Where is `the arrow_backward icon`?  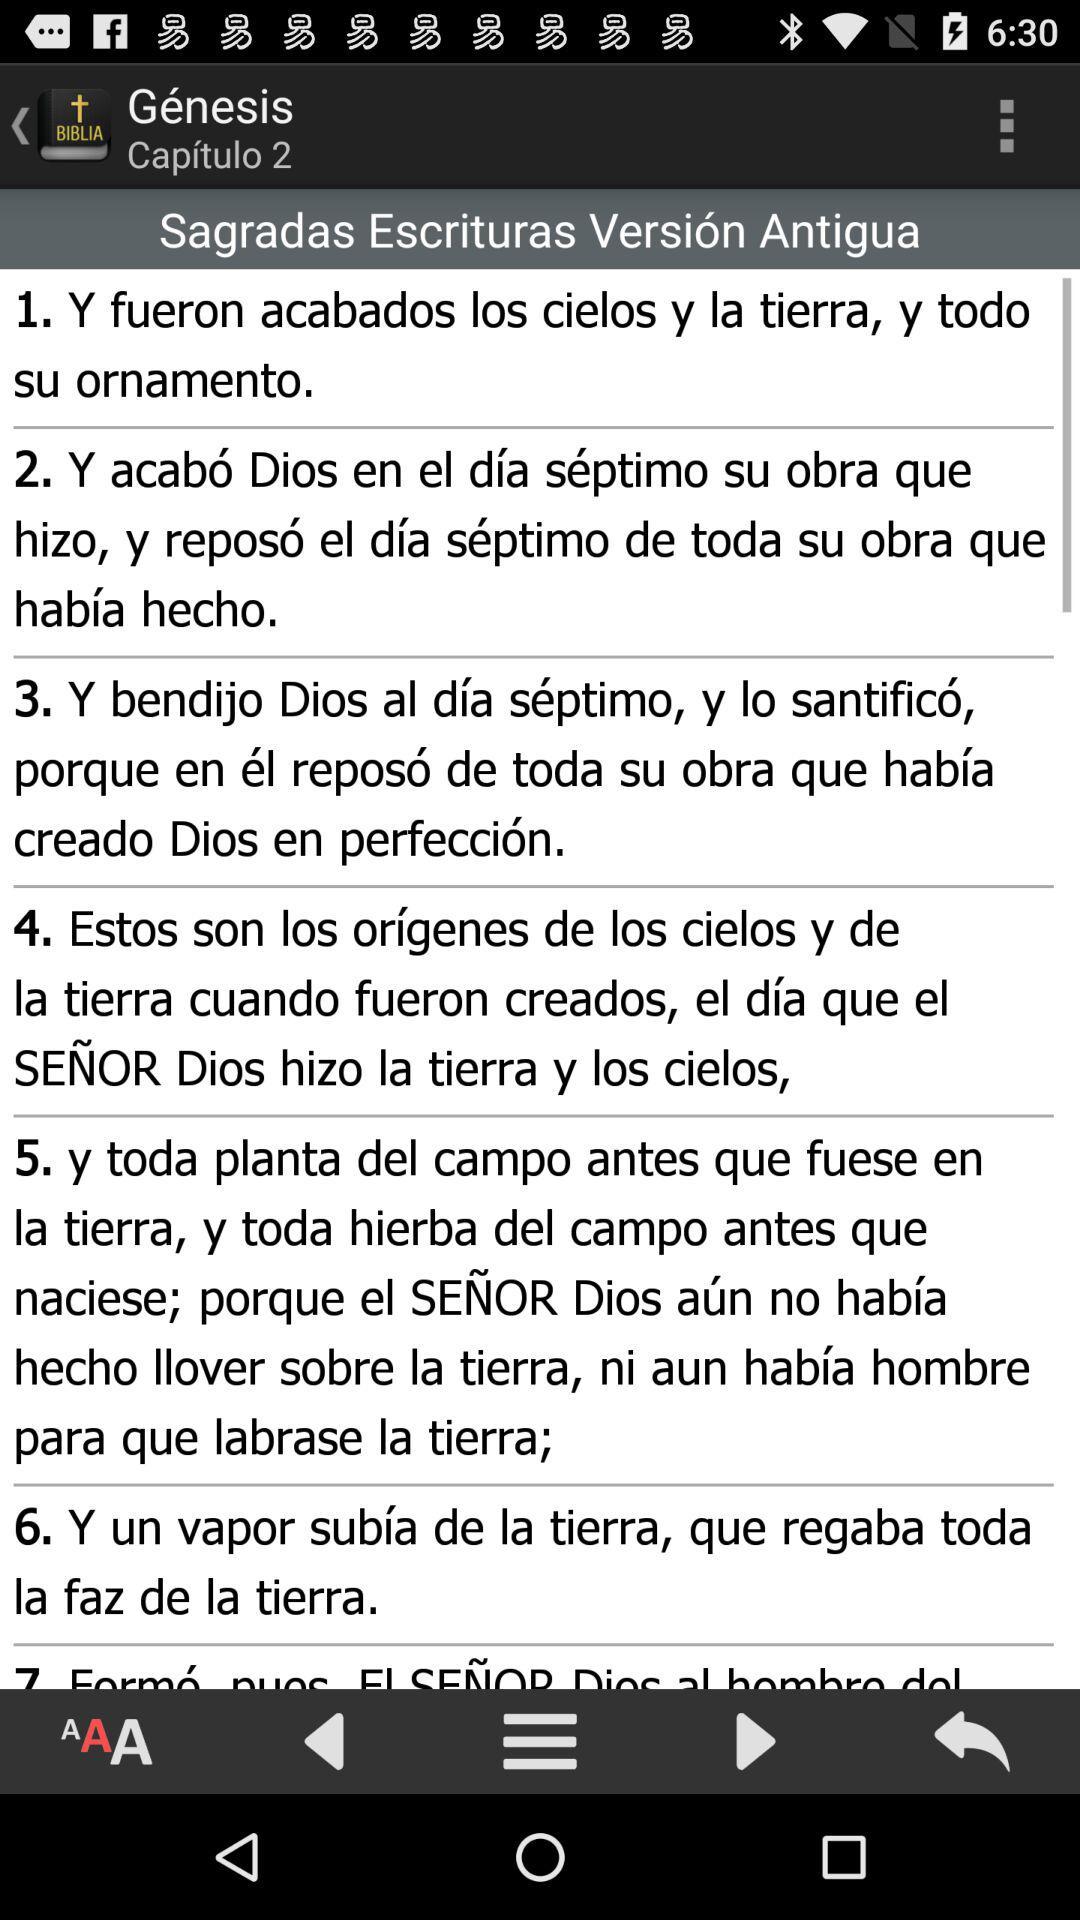
the arrow_backward icon is located at coordinates (323, 1862).